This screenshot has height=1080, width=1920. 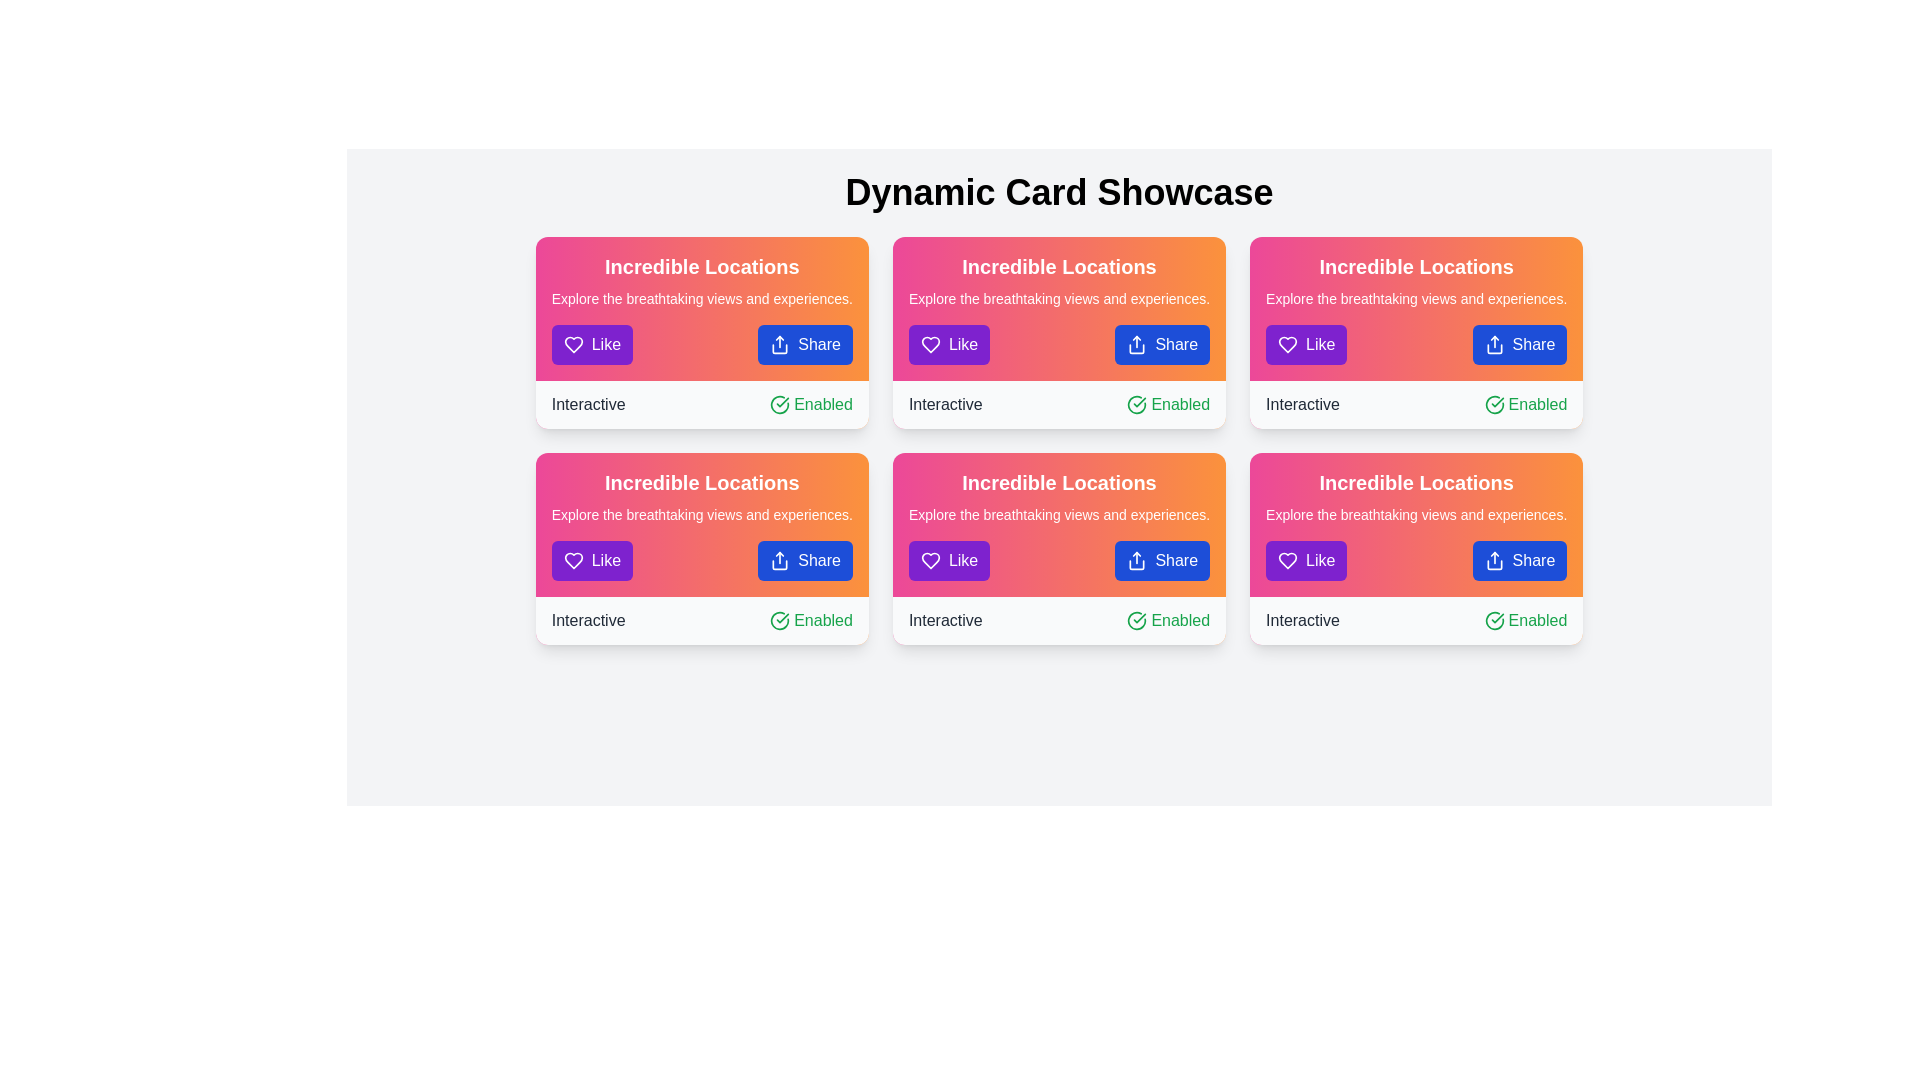 I want to click on the green circular icon with a checkmark indicating enabled status, located at the bottom-right corner of the third card in the top row, so click(x=1137, y=405).